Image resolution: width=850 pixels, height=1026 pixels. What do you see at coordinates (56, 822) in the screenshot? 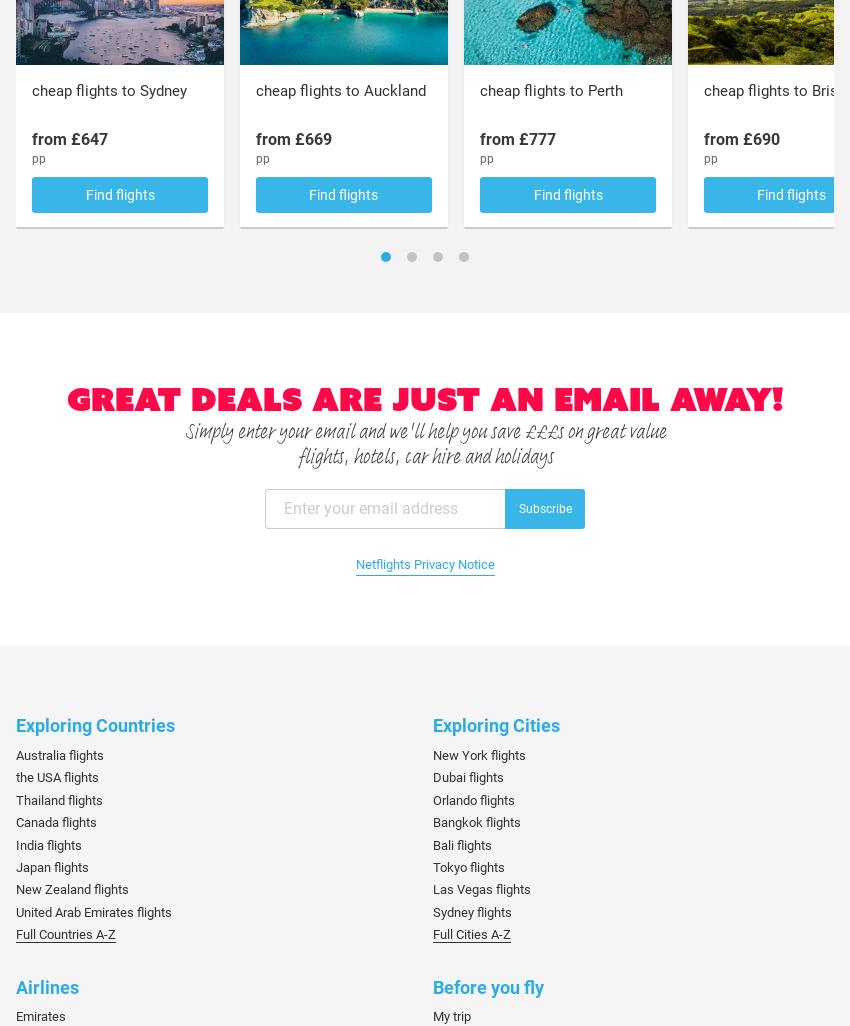
I see `'Canada flights'` at bounding box center [56, 822].